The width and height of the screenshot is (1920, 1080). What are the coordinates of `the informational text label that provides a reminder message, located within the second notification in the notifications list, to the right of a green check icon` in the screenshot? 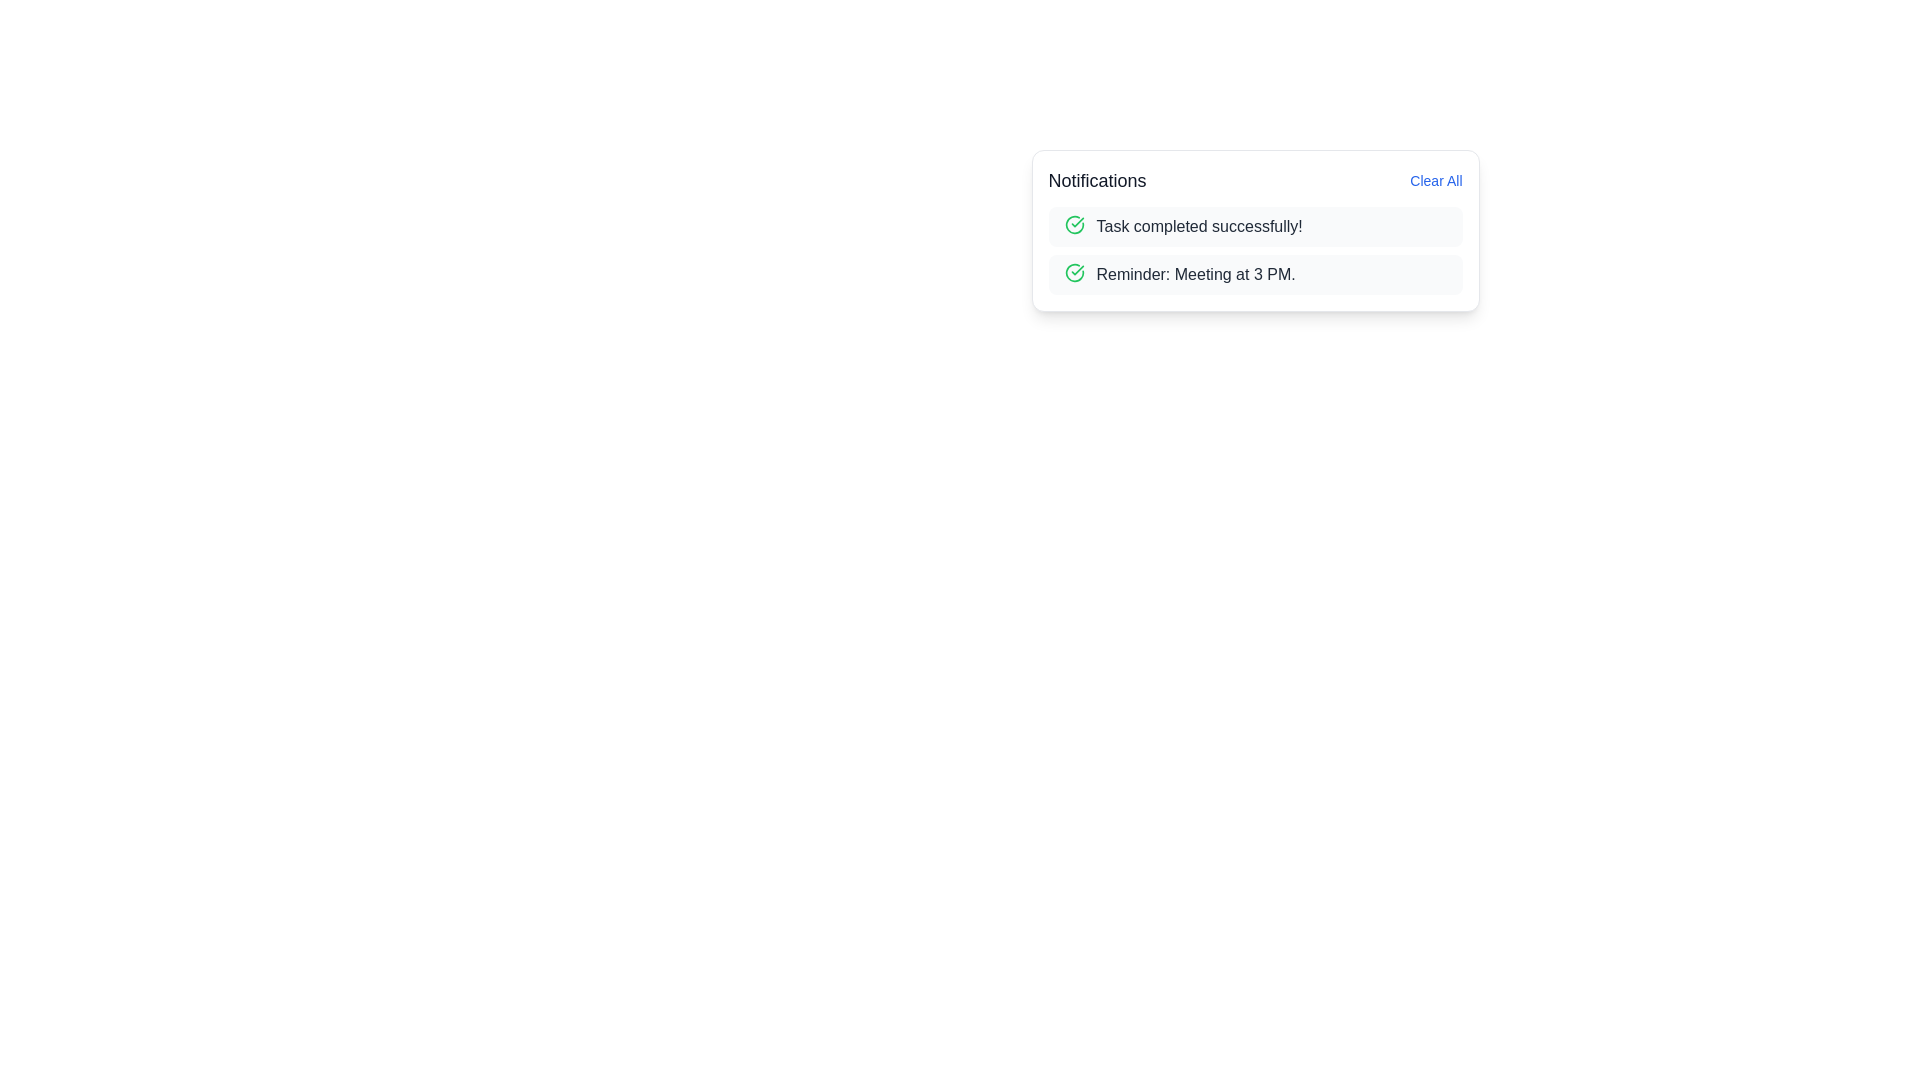 It's located at (1196, 274).